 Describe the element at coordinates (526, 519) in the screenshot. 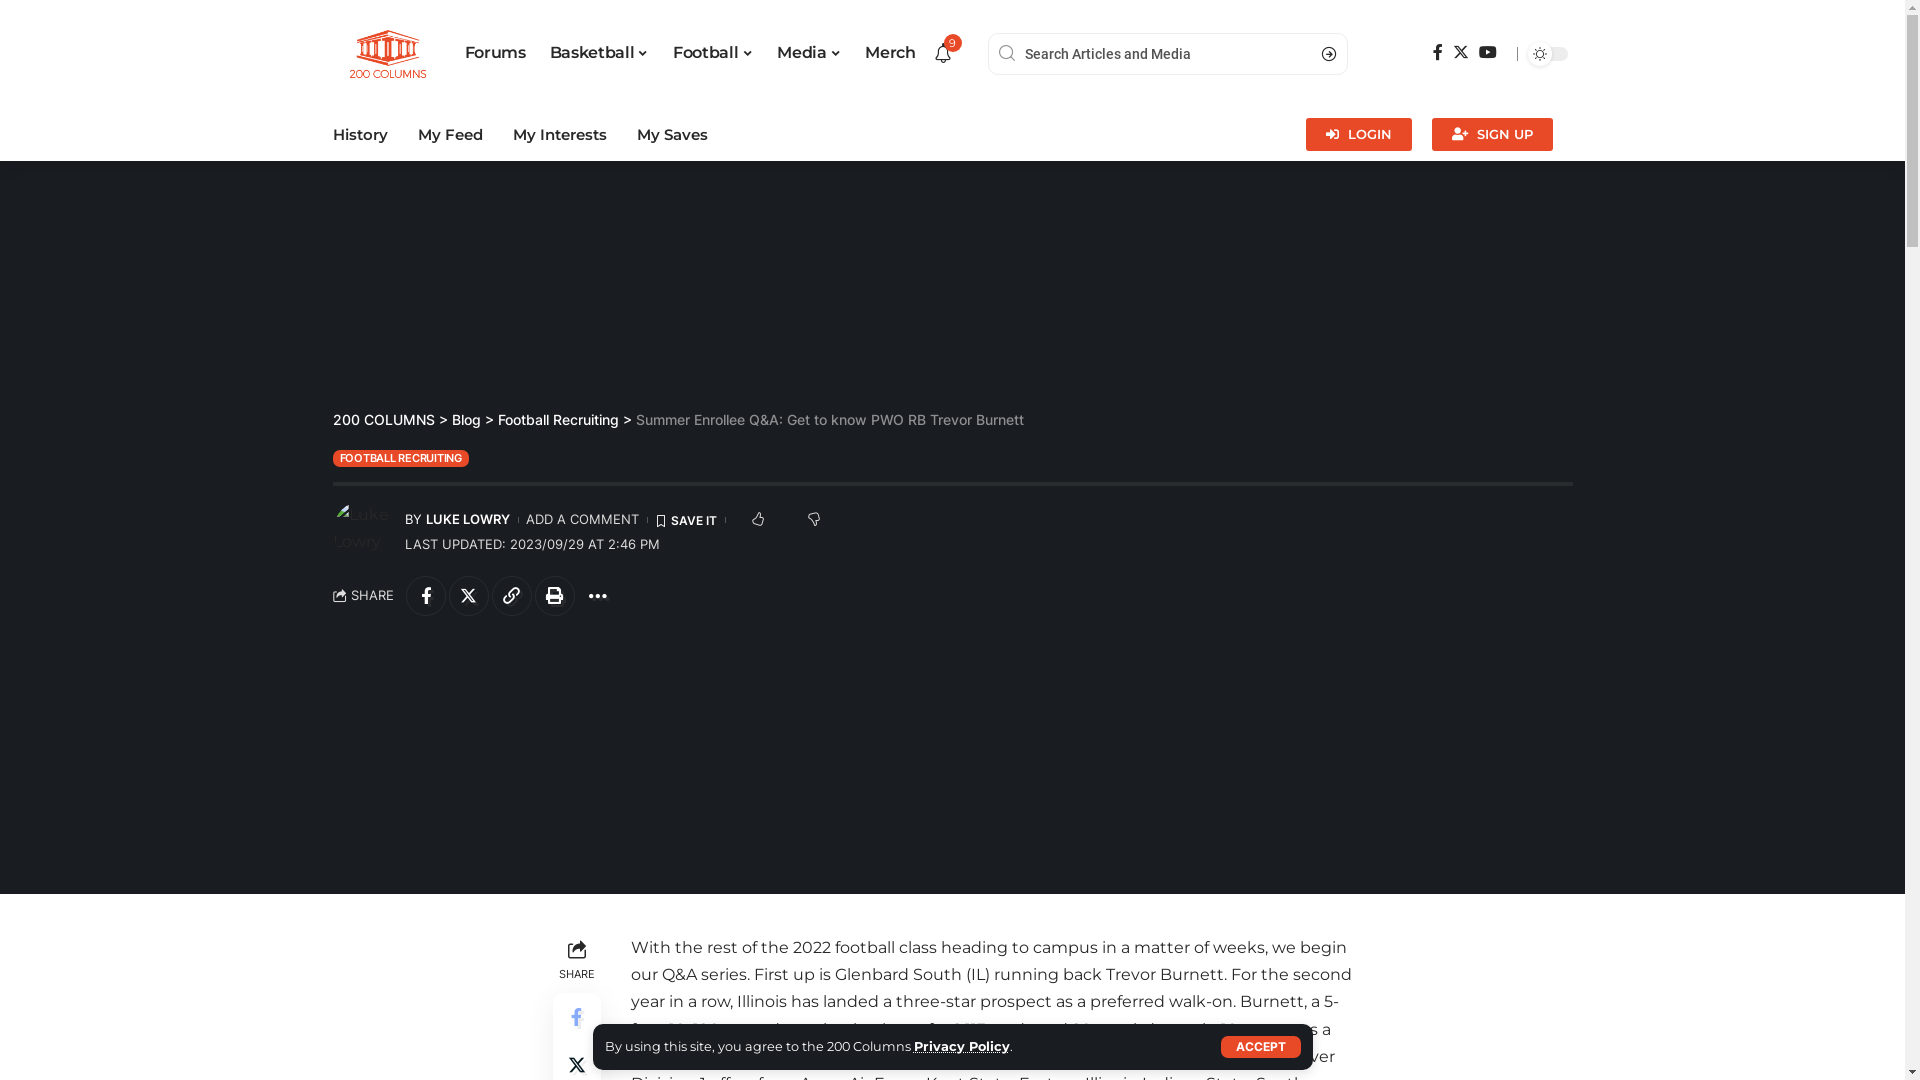

I see `'ADD A COMMENT'` at that location.